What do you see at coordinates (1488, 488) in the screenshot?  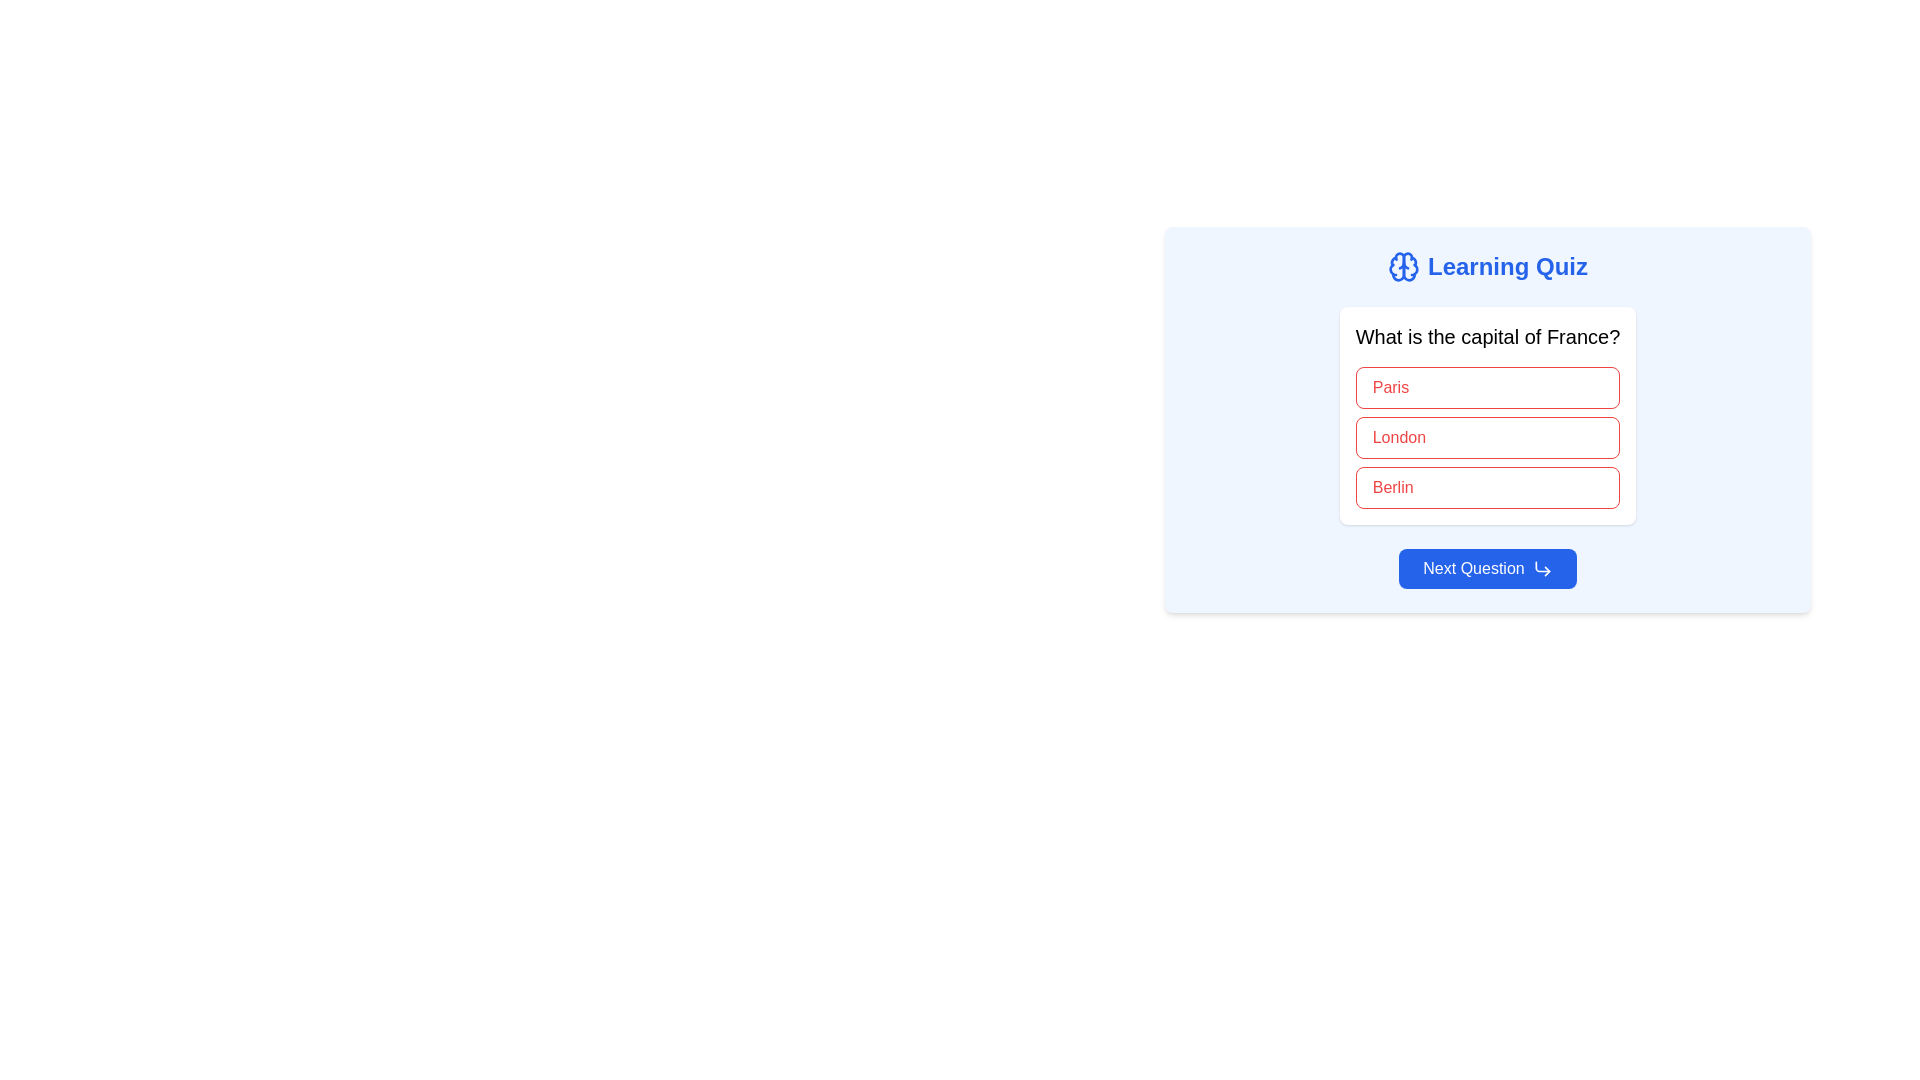 I see `the third button in the multiple-choice question interface labeled 'What is the capital of France?'` at bounding box center [1488, 488].